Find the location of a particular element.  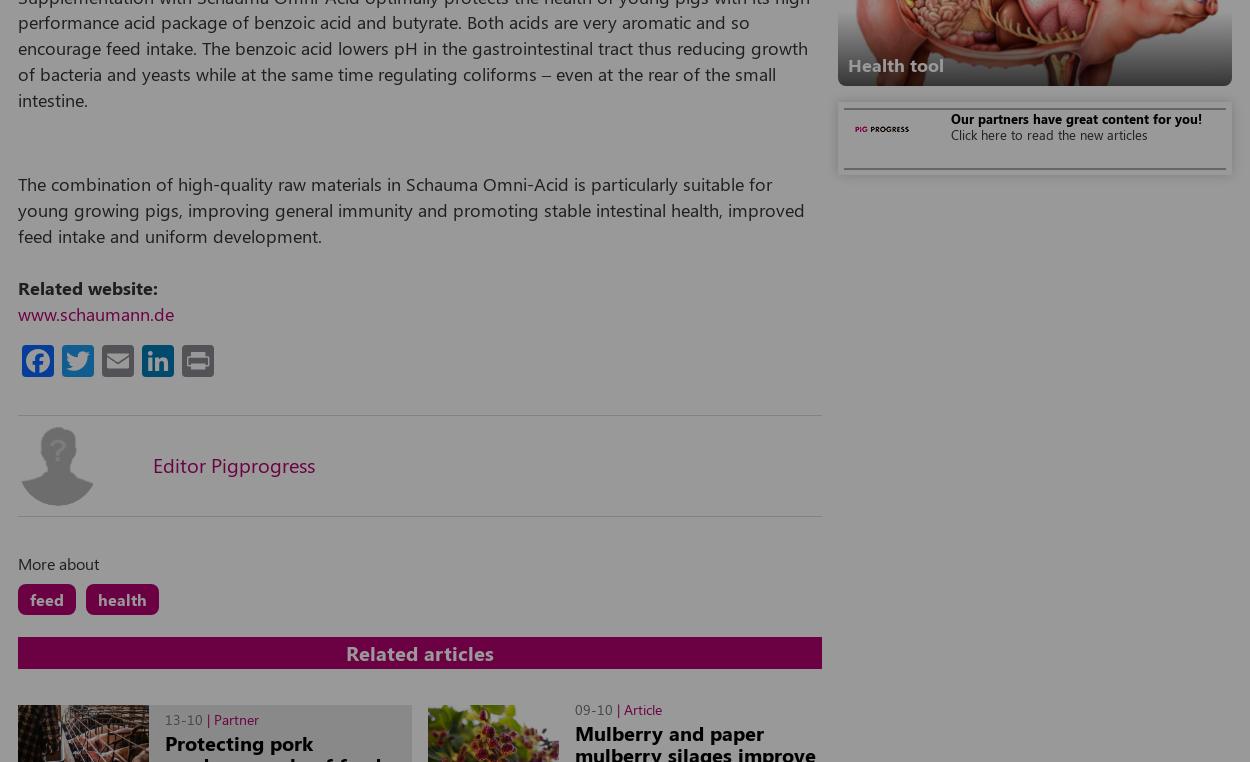

'Related articles' is located at coordinates (420, 651).